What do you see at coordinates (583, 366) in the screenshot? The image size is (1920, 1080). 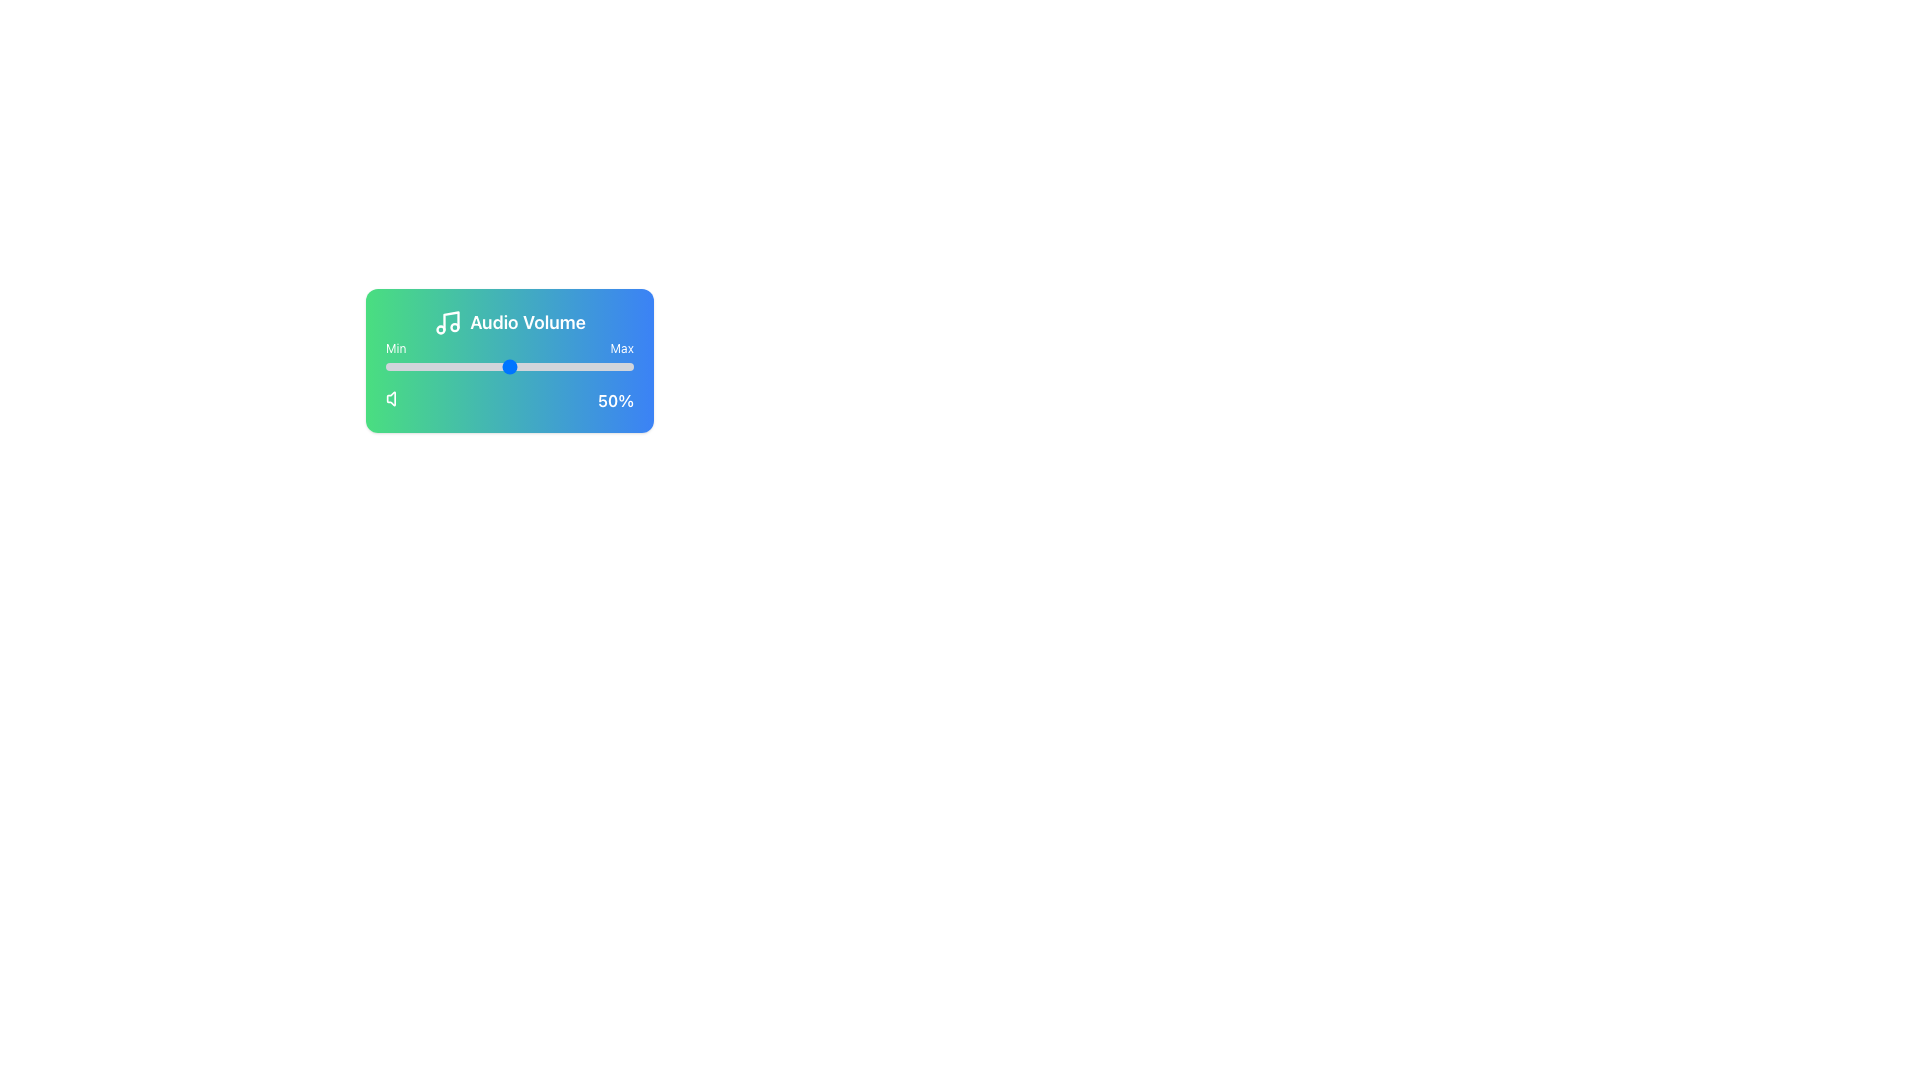 I see `the volume` at bounding box center [583, 366].